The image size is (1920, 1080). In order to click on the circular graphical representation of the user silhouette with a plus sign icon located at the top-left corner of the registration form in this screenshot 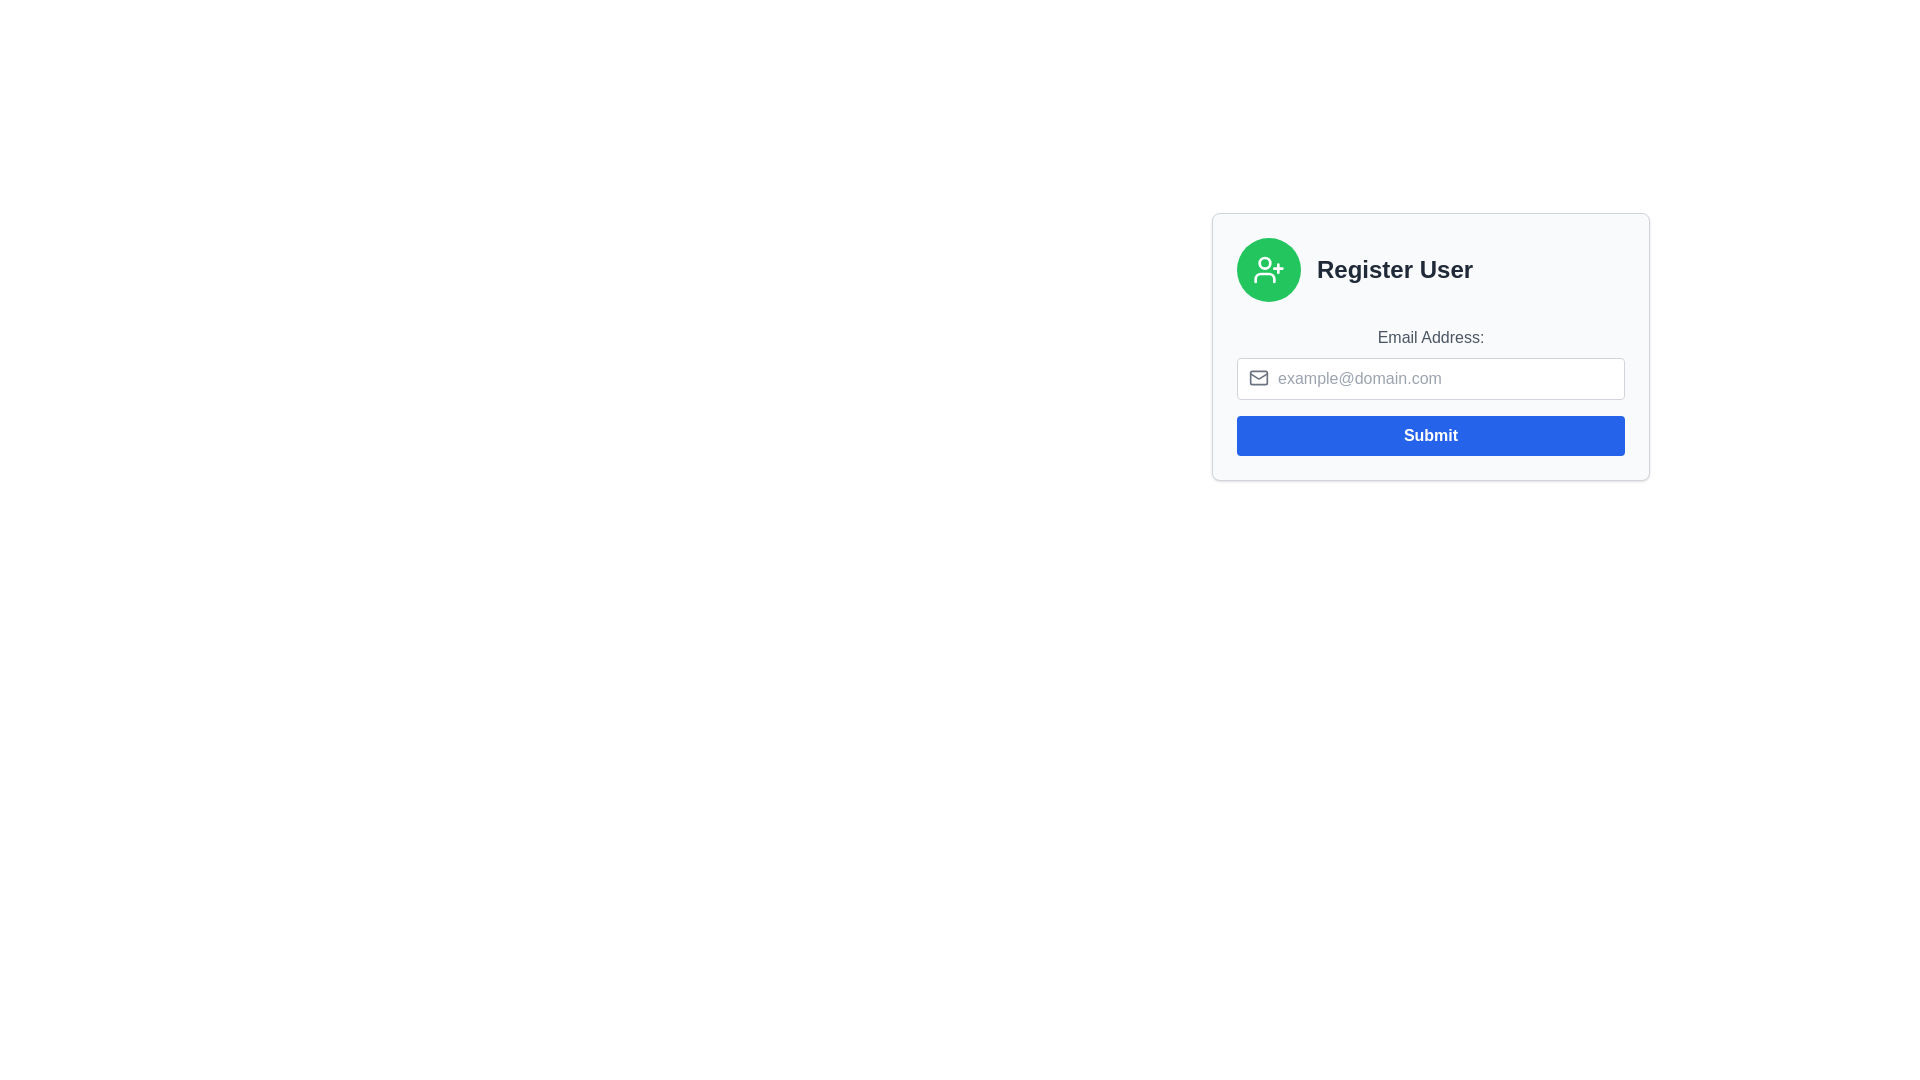, I will do `click(1264, 261)`.